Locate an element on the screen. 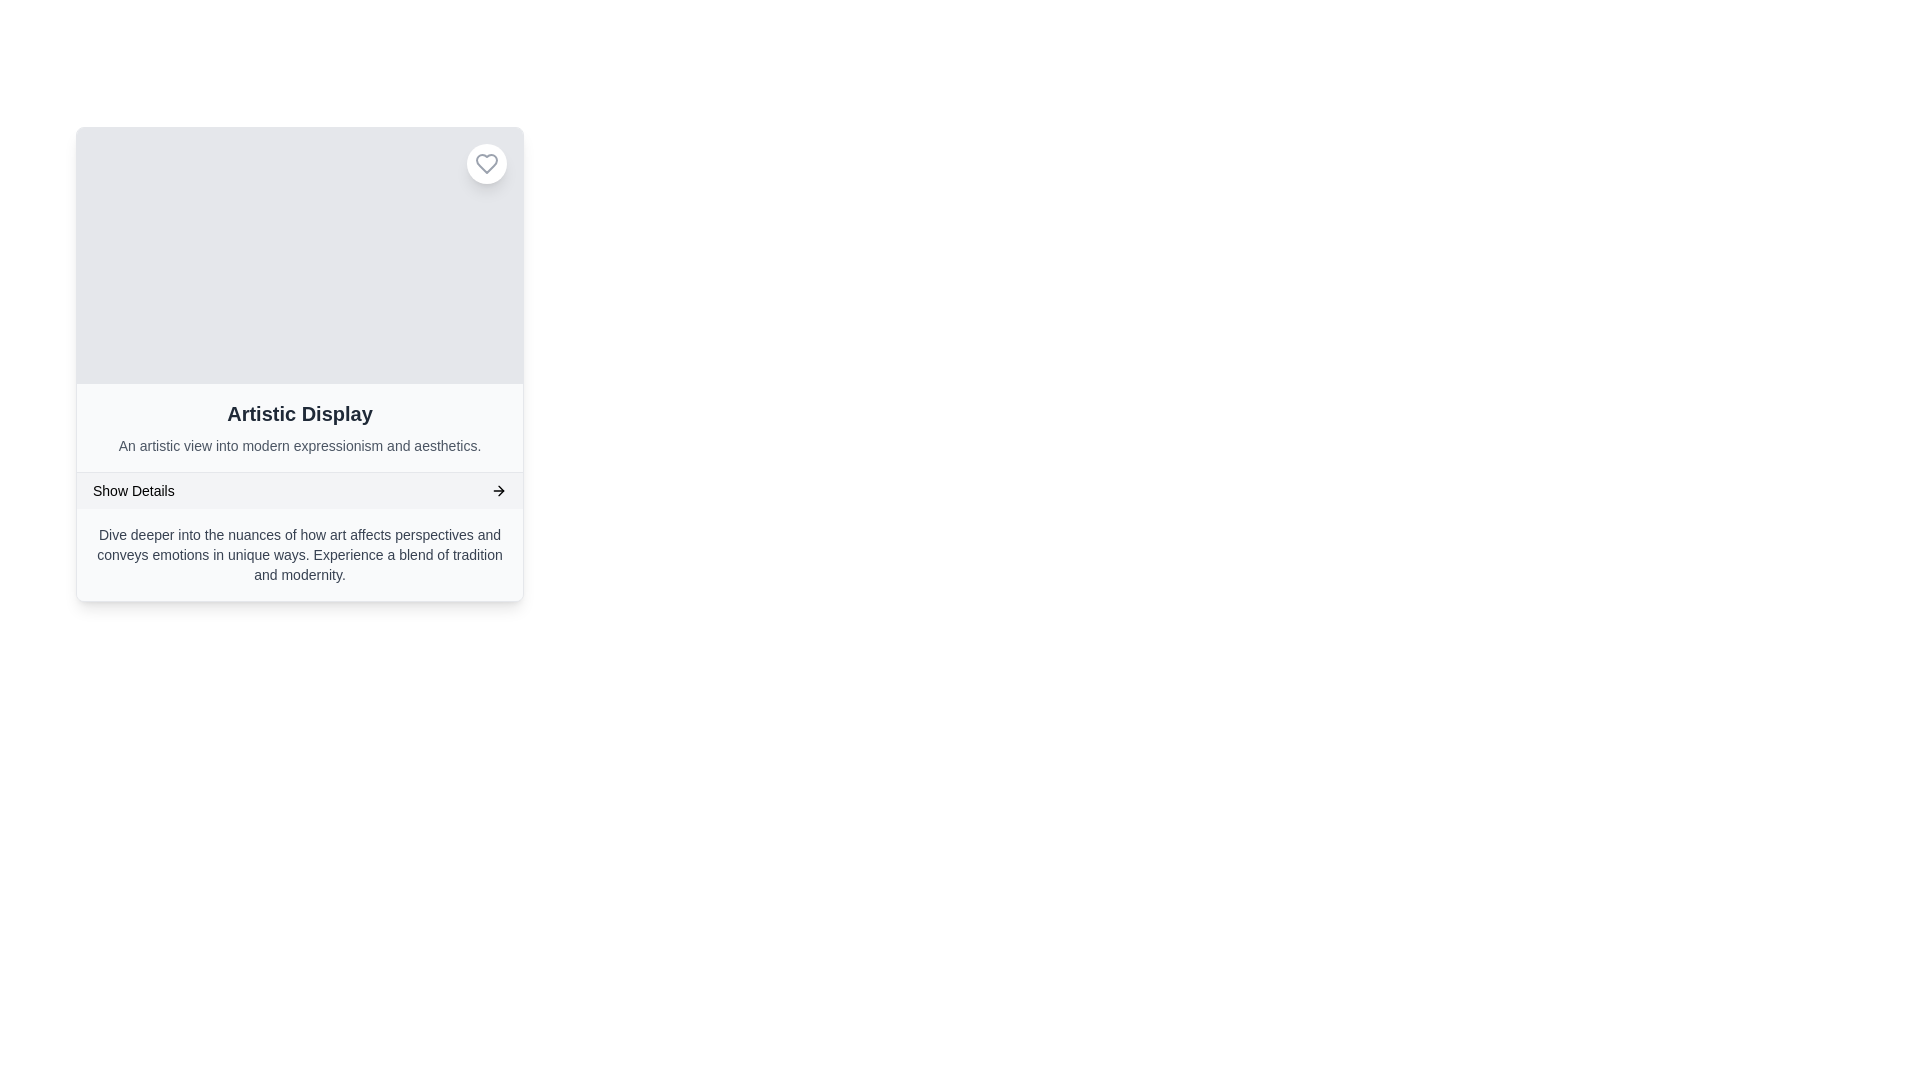  the Text Block located at the bottom of the 'Artistic Display' card, which provides supplementary descriptive information about its artistic themes is located at coordinates (298, 555).